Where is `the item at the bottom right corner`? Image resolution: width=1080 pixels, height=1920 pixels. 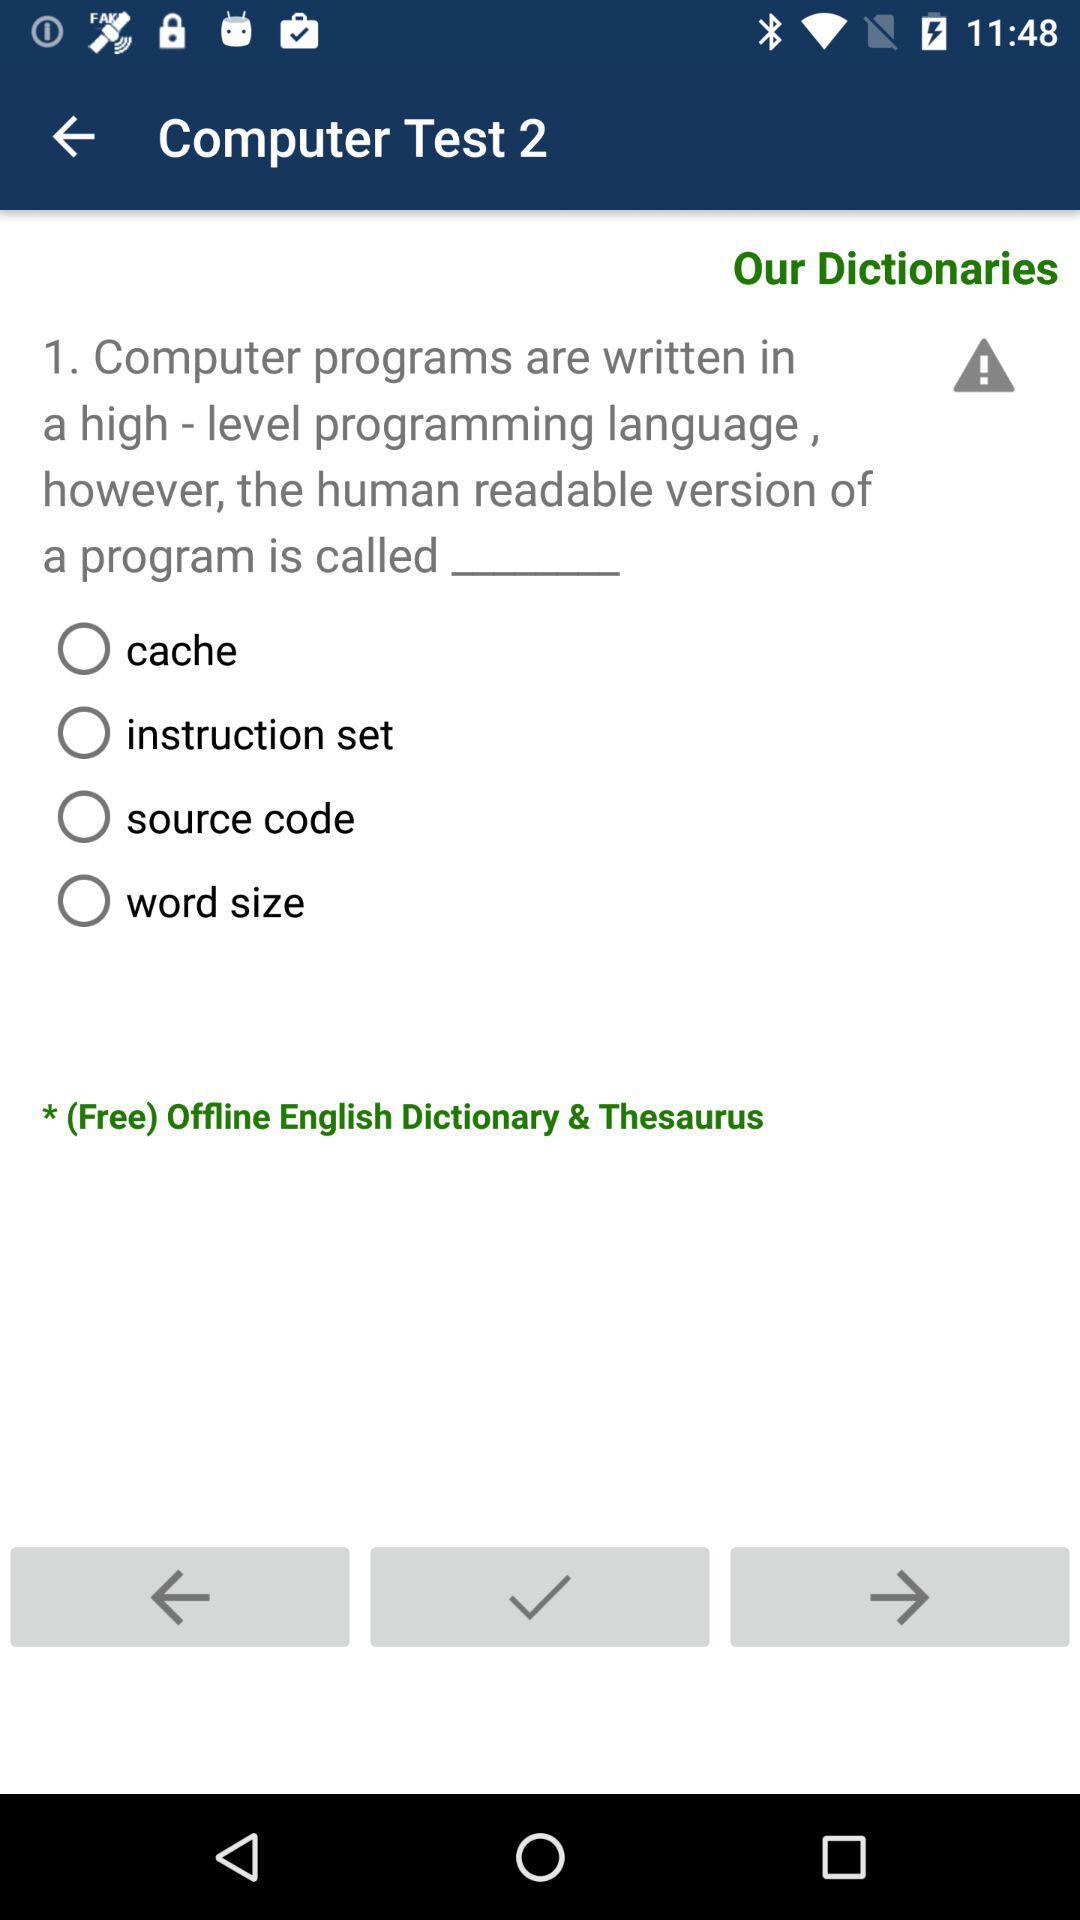
the item at the bottom right corner is located at coordinates (898, 1596).